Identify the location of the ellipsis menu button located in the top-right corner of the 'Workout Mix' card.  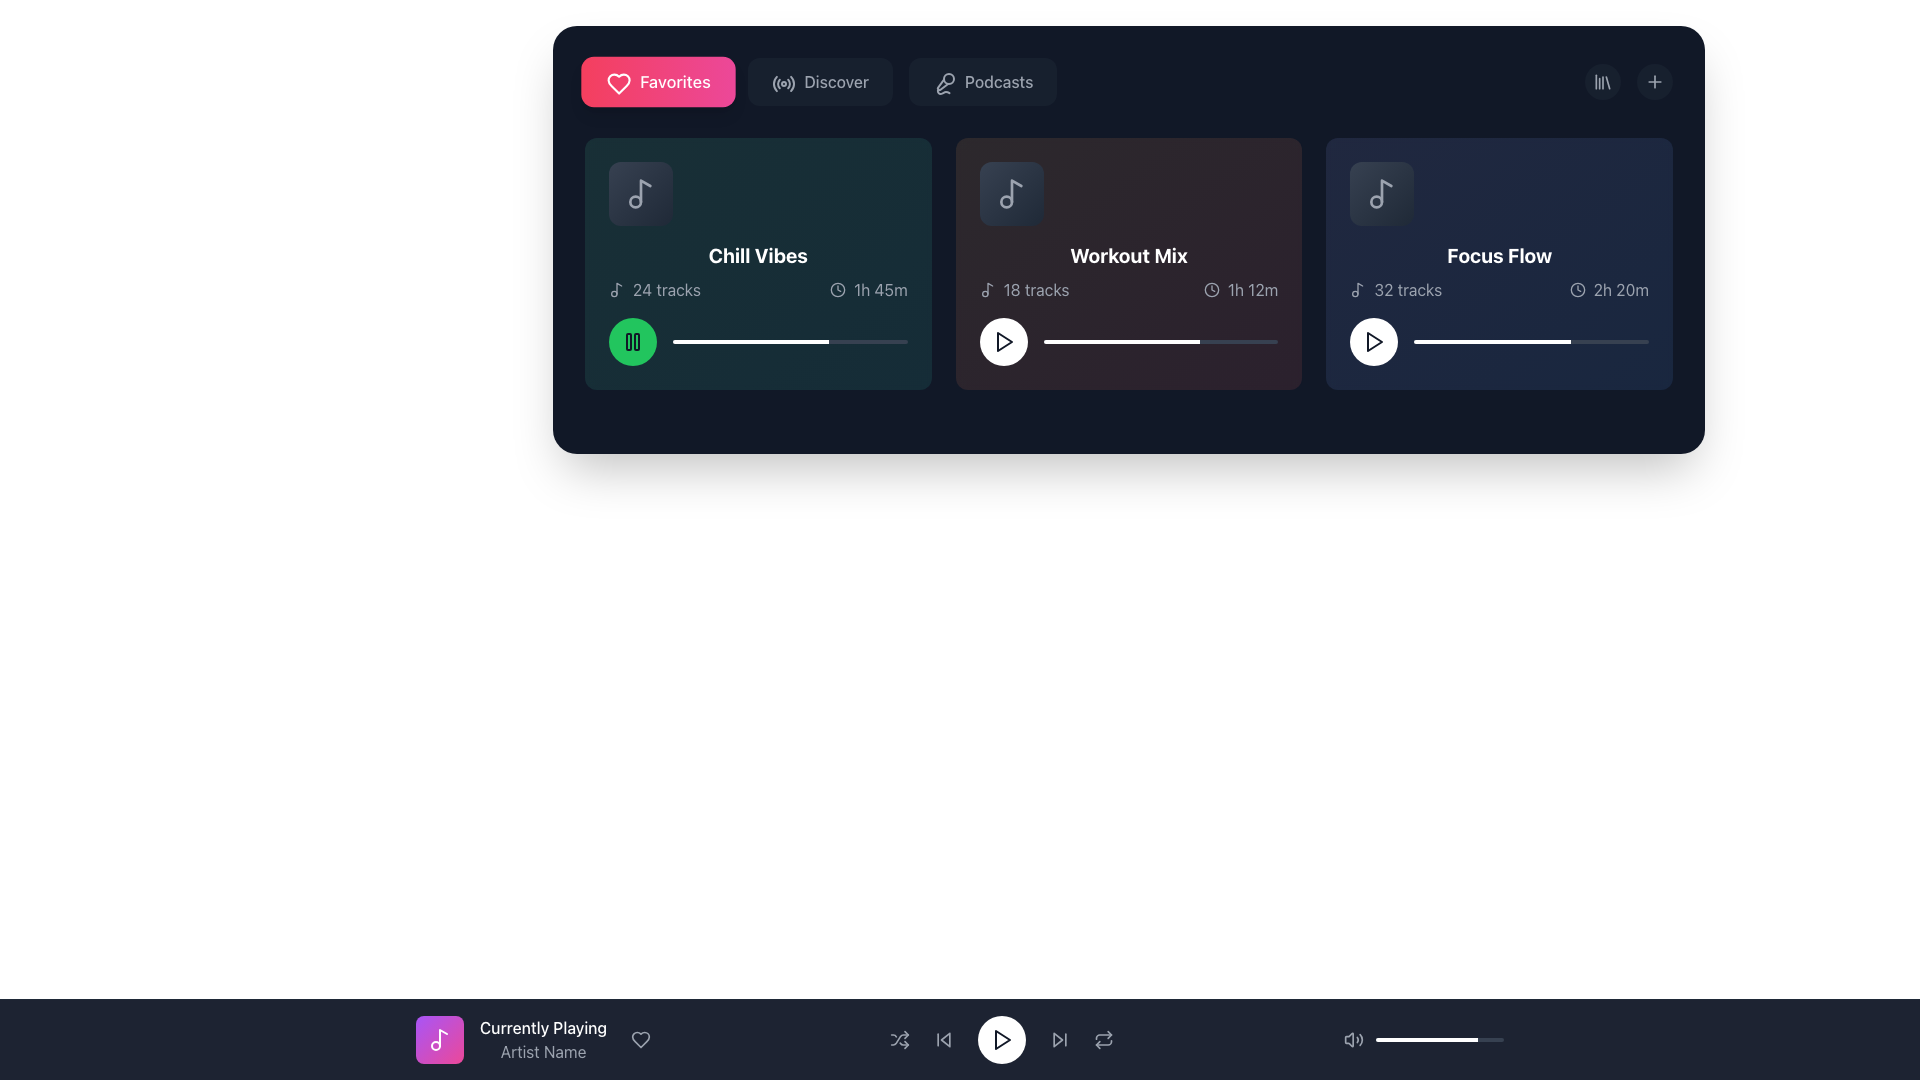
(1259, 180).